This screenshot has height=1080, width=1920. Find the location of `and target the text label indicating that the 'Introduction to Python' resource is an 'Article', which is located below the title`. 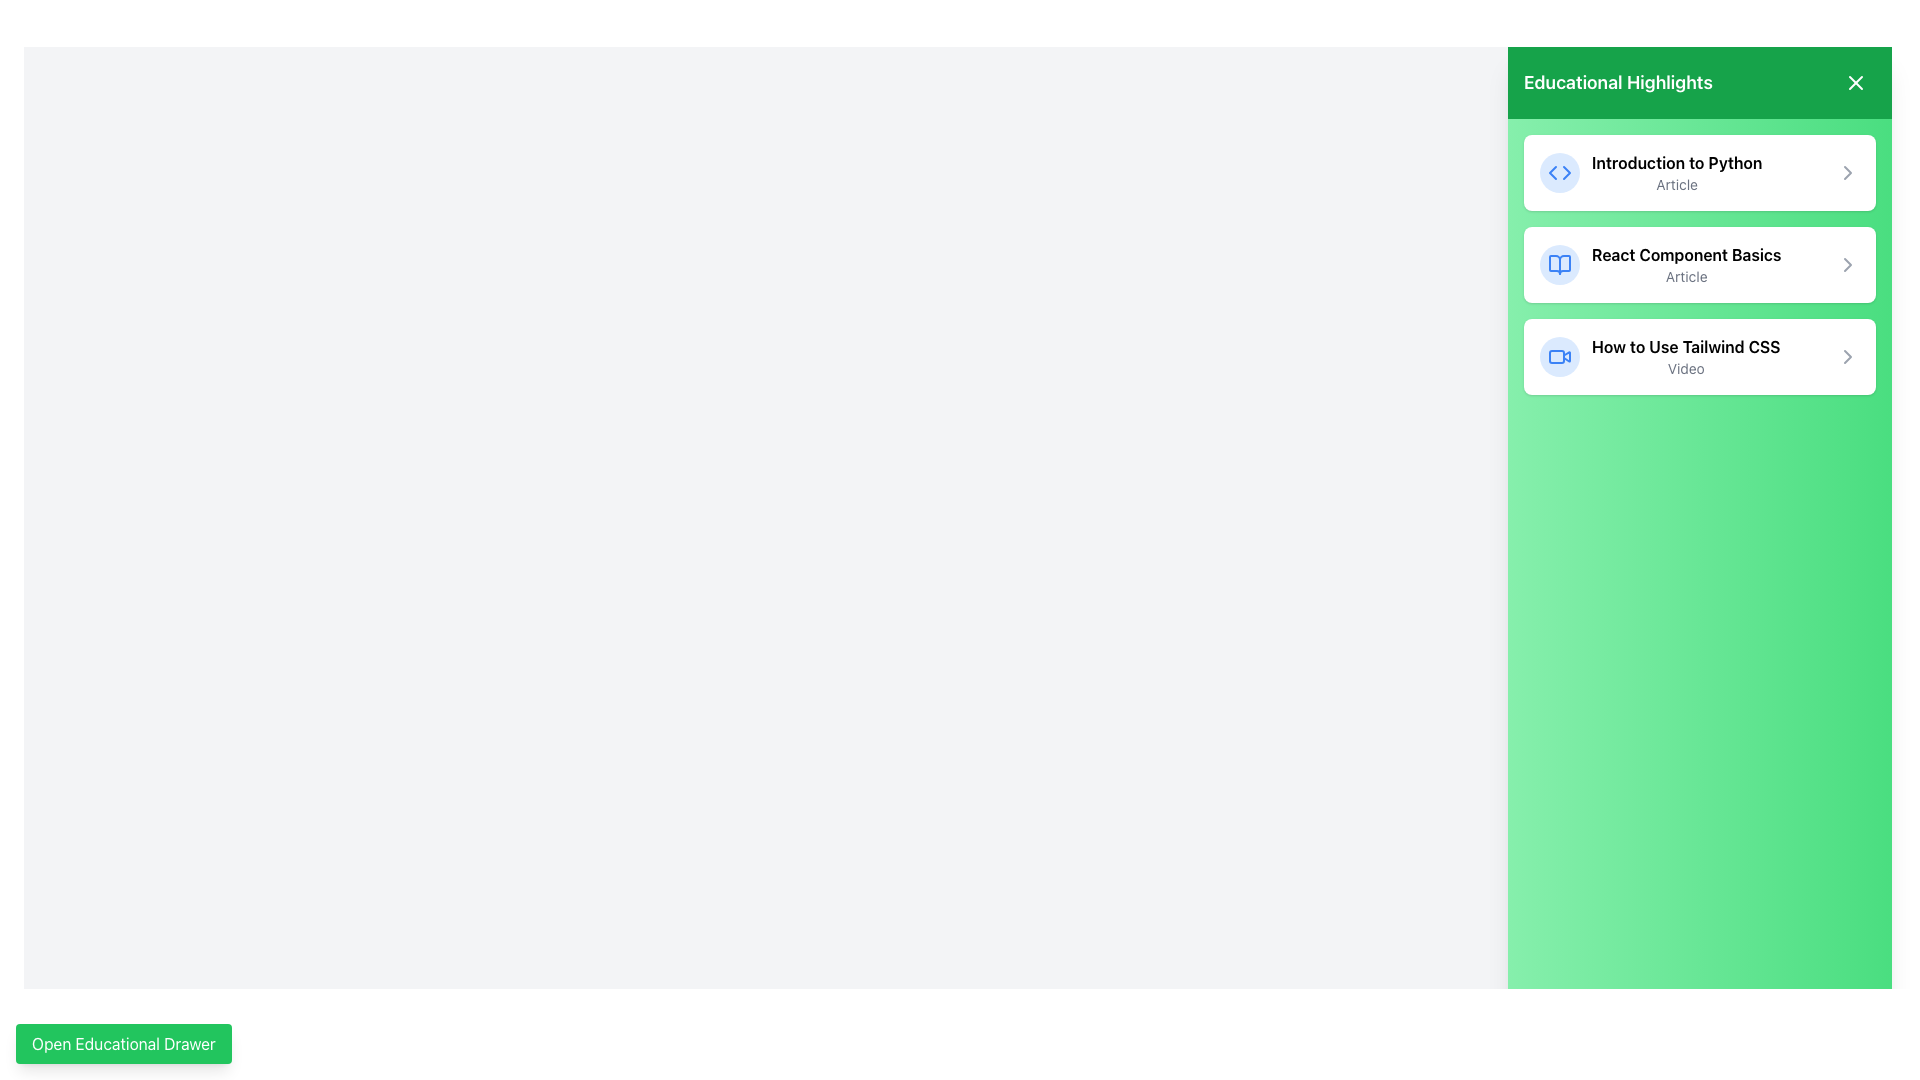

and target the text label indicating that the 'Introduction to Python' resource is an 'Article', which is located below the title is located at coordinates (1677, 185).